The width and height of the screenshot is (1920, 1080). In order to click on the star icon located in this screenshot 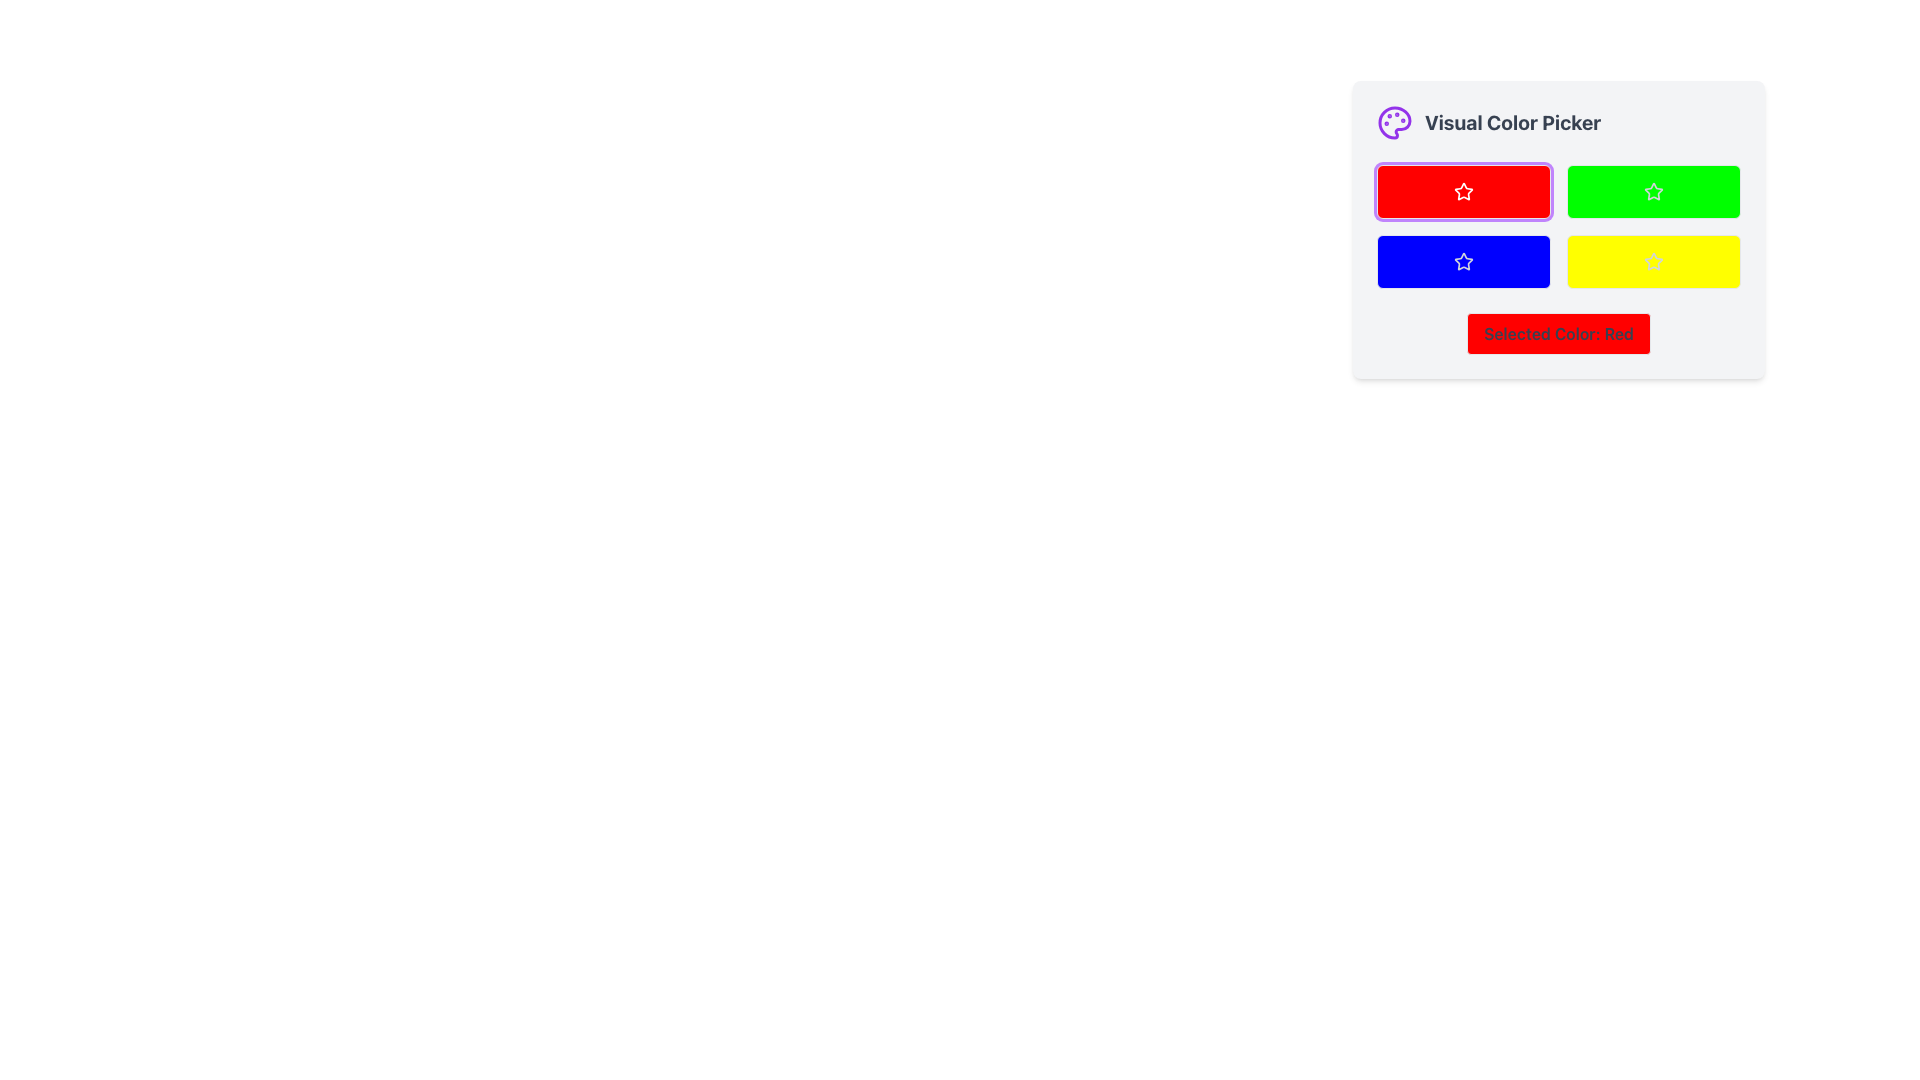, I will do `click(1652, 191)`.